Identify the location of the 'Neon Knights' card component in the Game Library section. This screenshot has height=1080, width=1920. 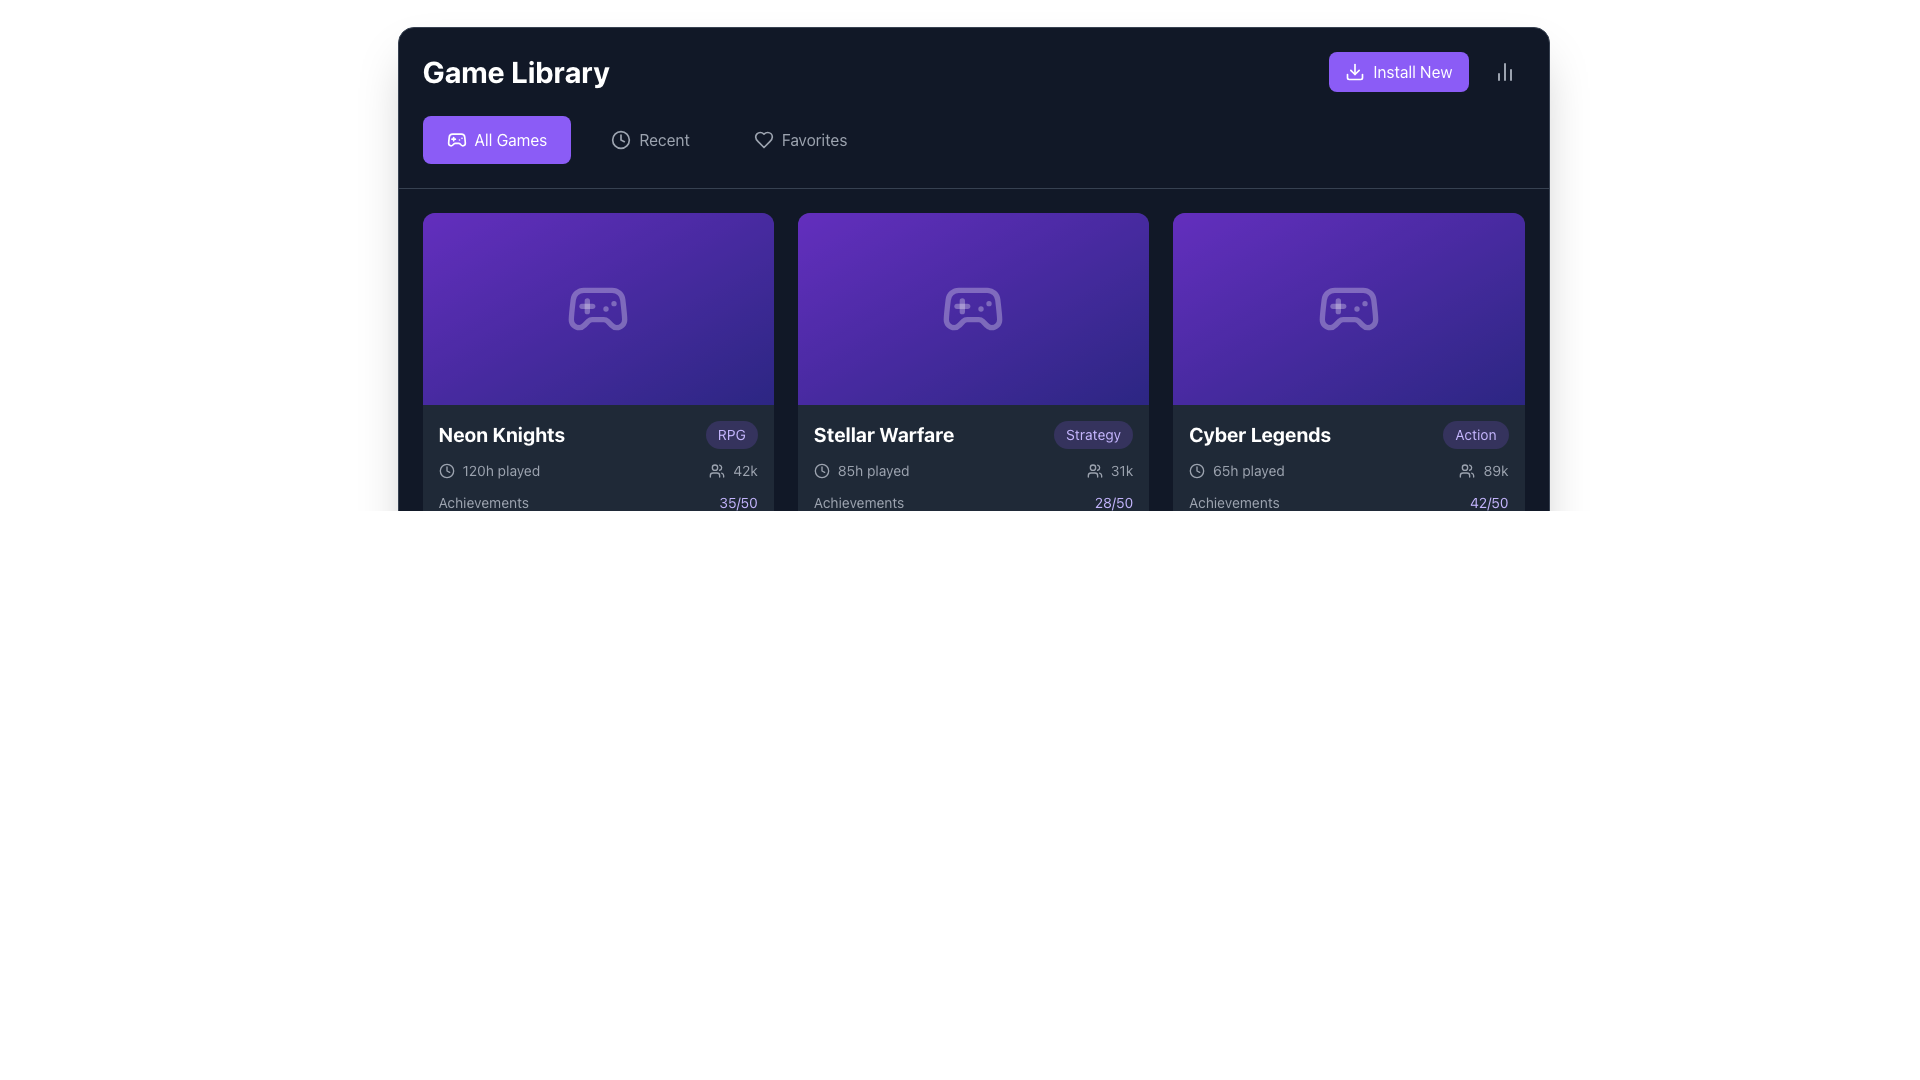
(597, 474).